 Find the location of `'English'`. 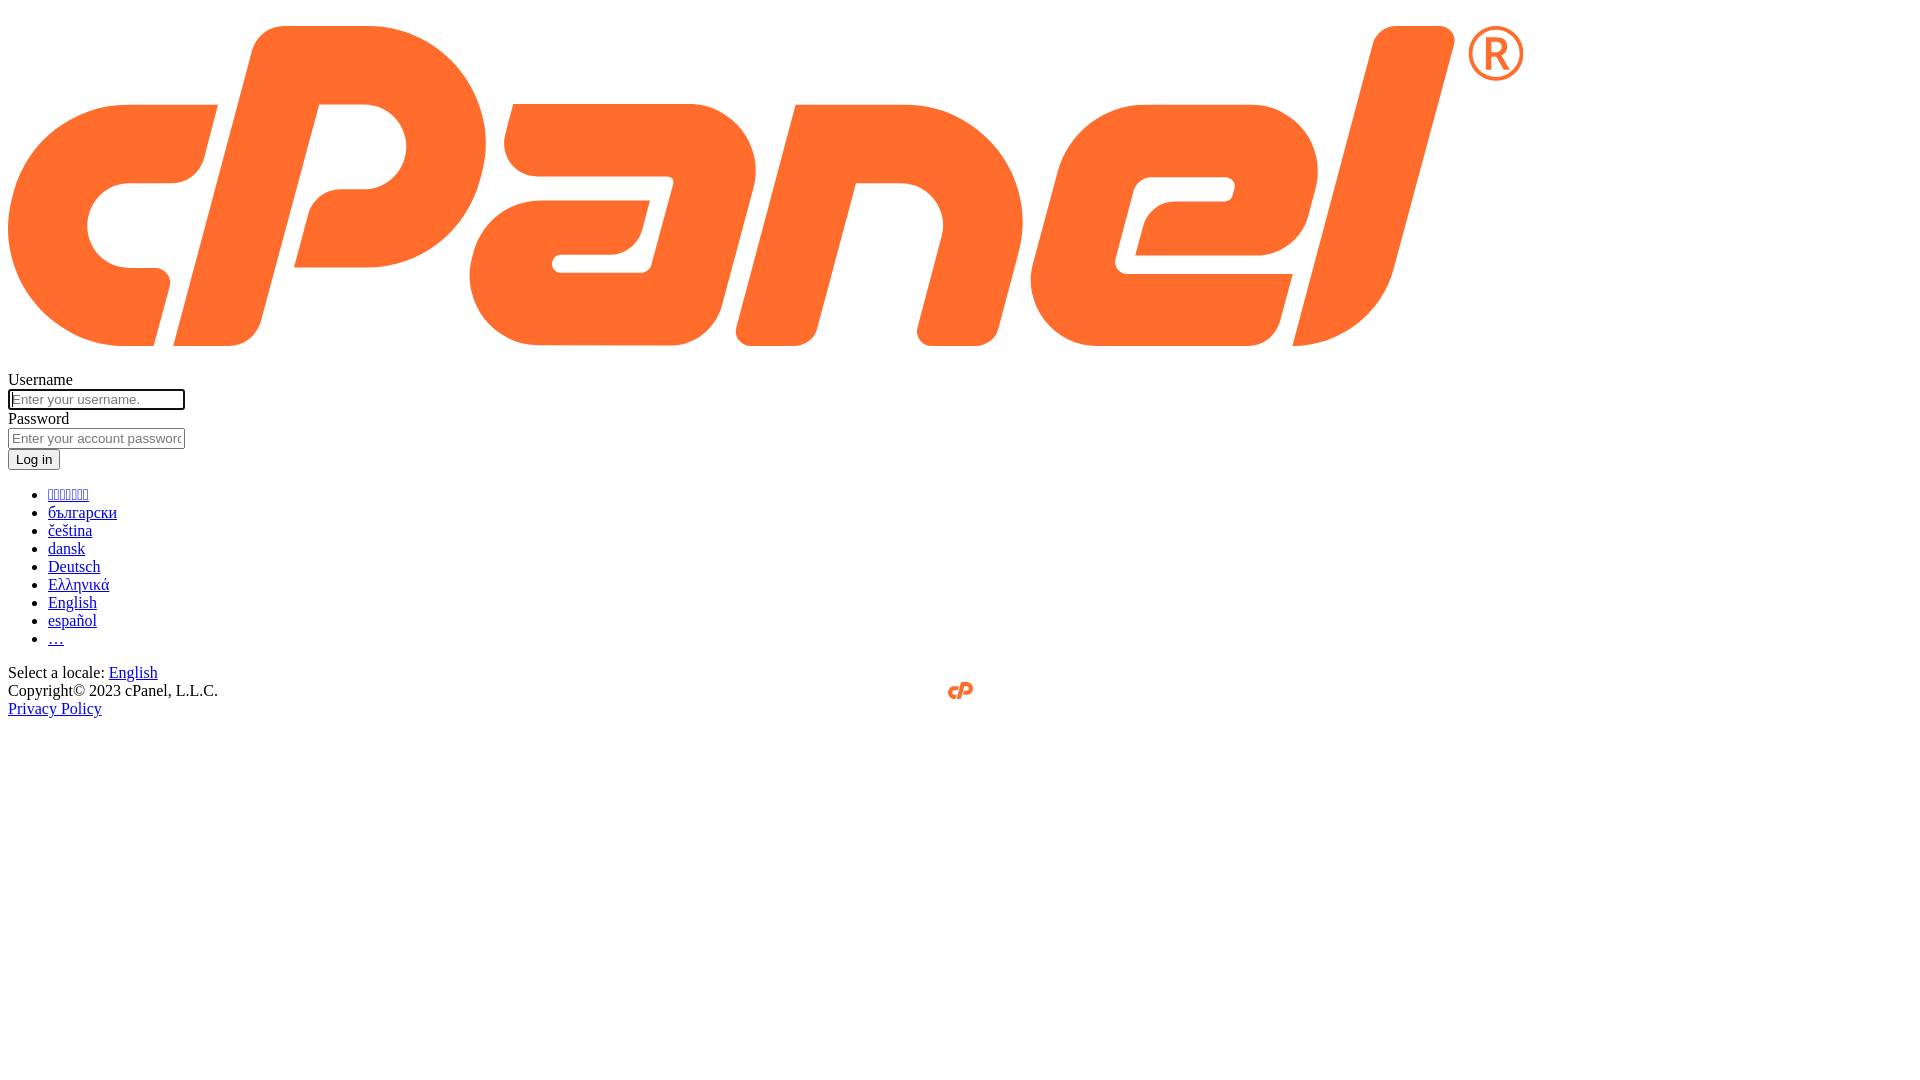

'English' is located at coordinates (72, 601).